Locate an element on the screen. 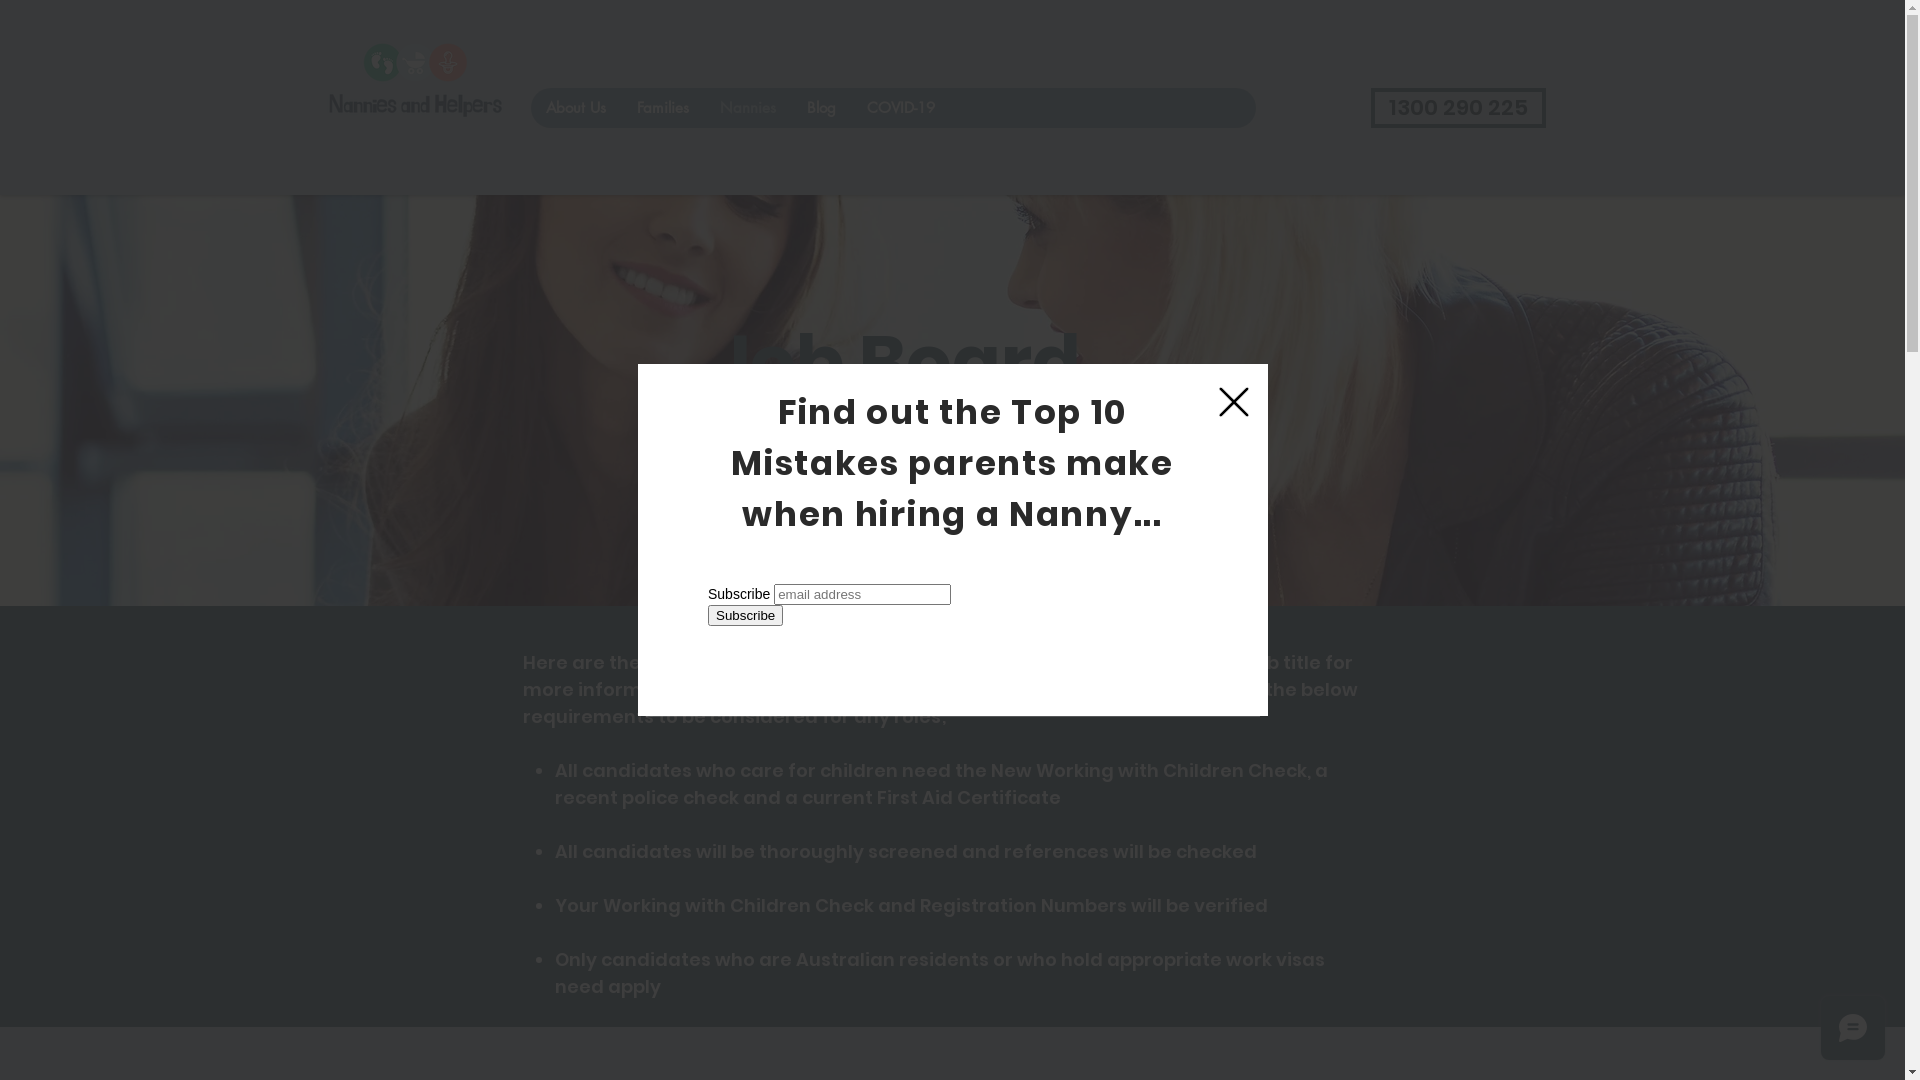 This screenshot has width=1920, height=1080. 'Back to site' is located at coordinates (1217, 401).